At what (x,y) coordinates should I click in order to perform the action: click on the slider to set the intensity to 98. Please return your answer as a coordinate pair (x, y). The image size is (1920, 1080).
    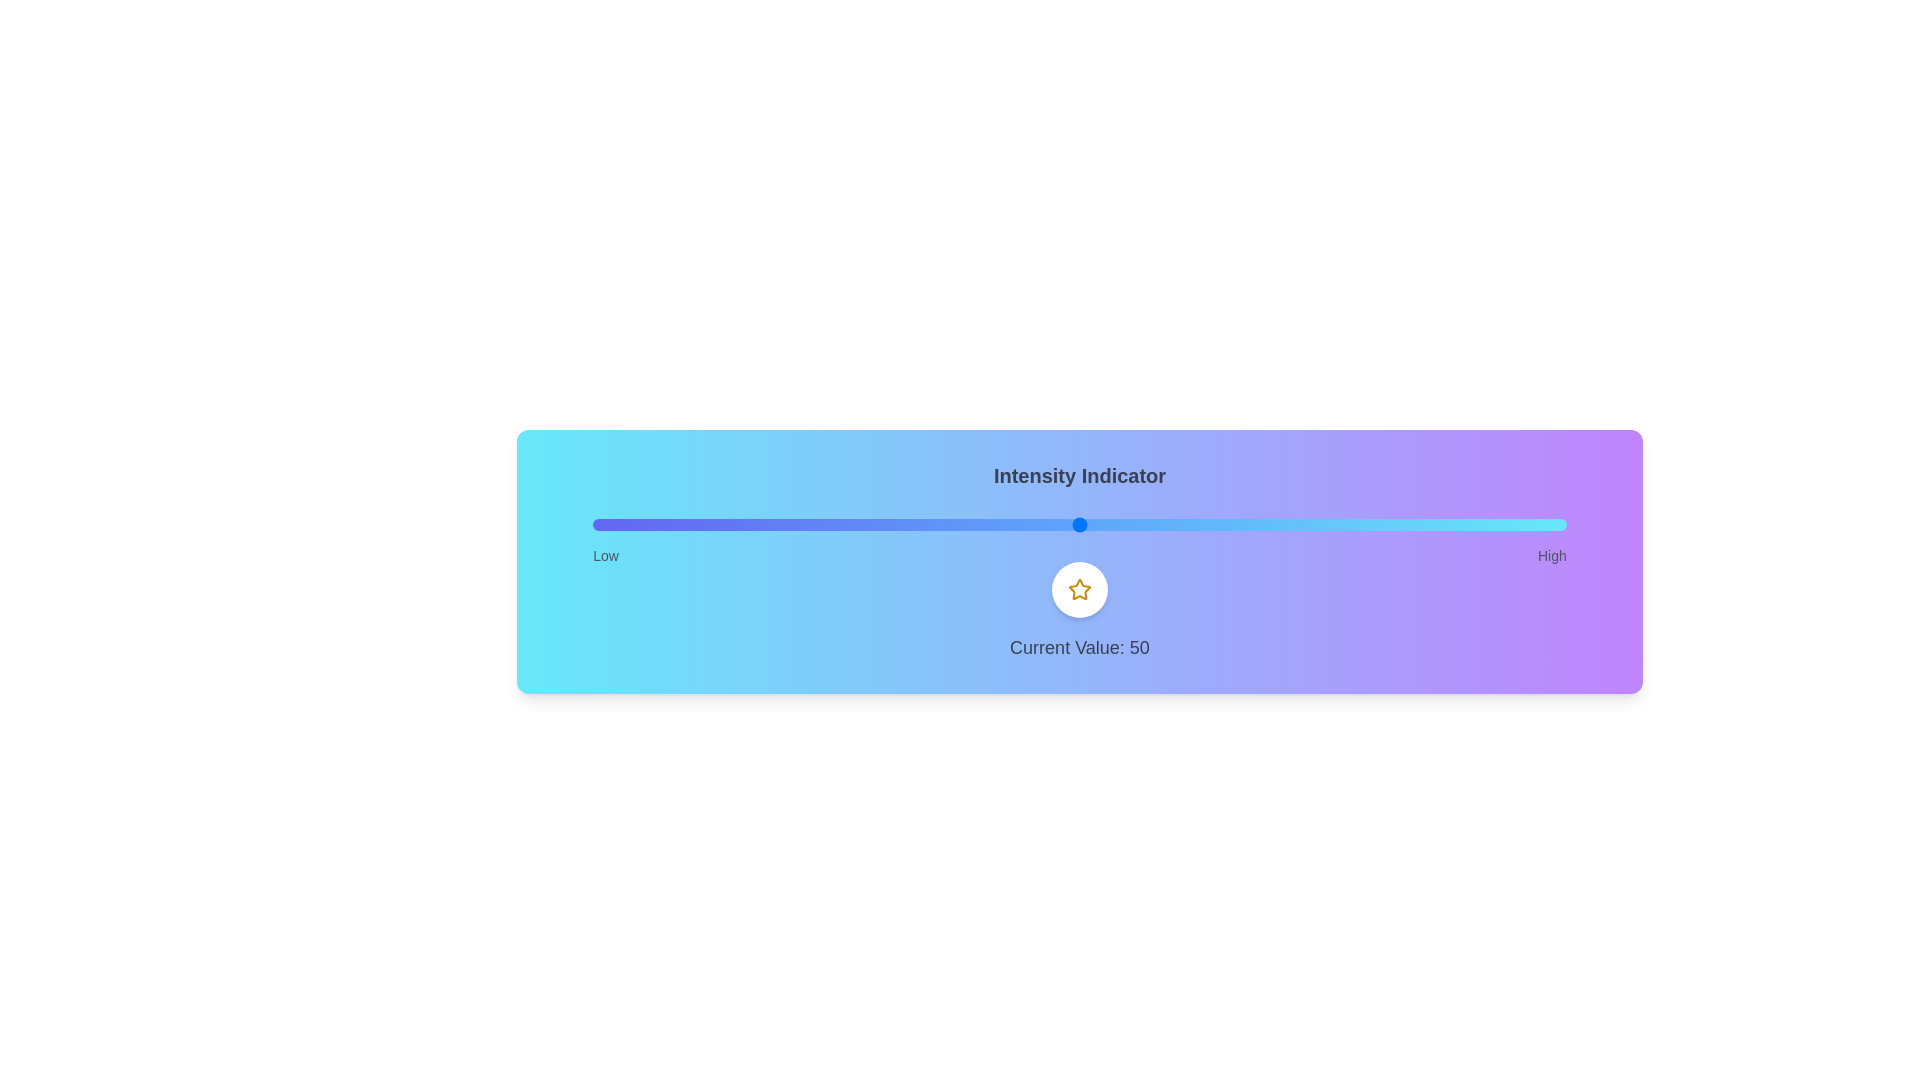
    Looking at the image, I should click on (1546, 523).